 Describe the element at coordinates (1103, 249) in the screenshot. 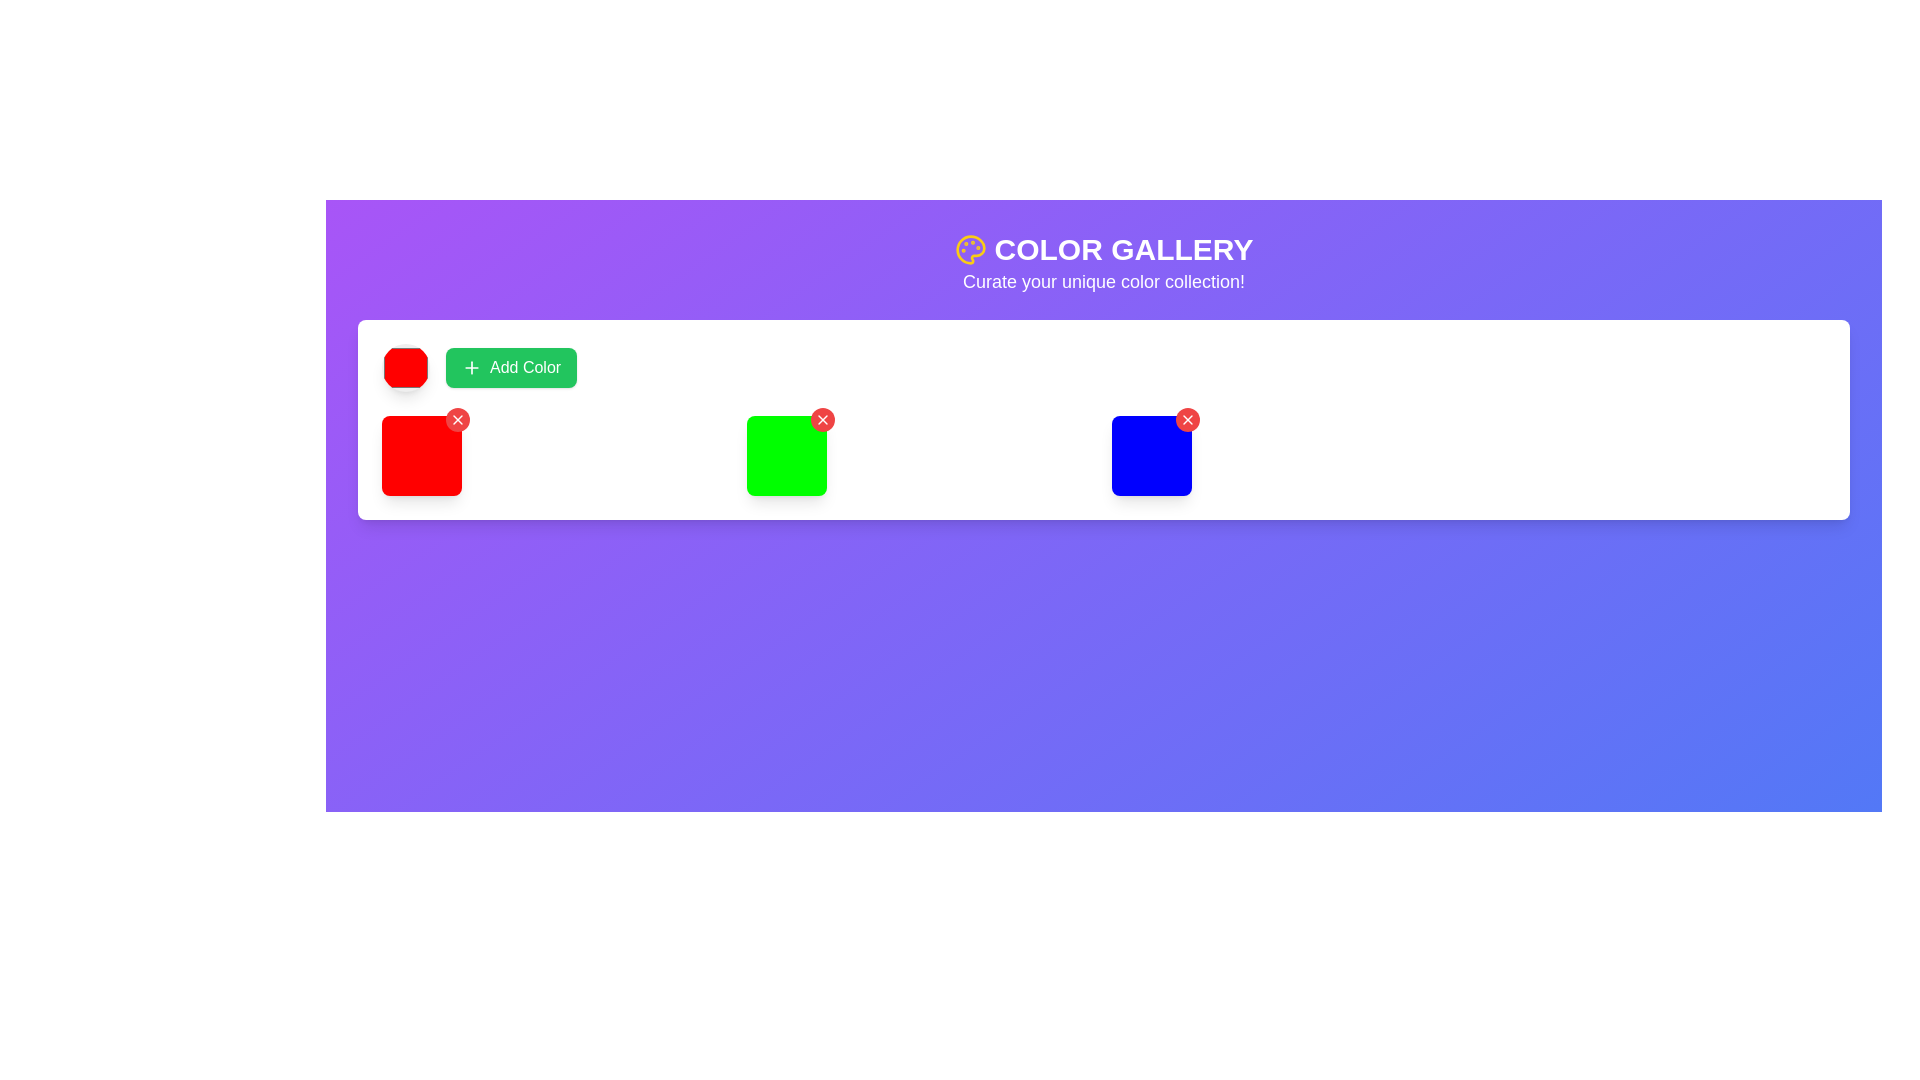

I see `the Text header element that serves as the title for the color gallery section, which is located centrally at the top of the visible area` at that location.